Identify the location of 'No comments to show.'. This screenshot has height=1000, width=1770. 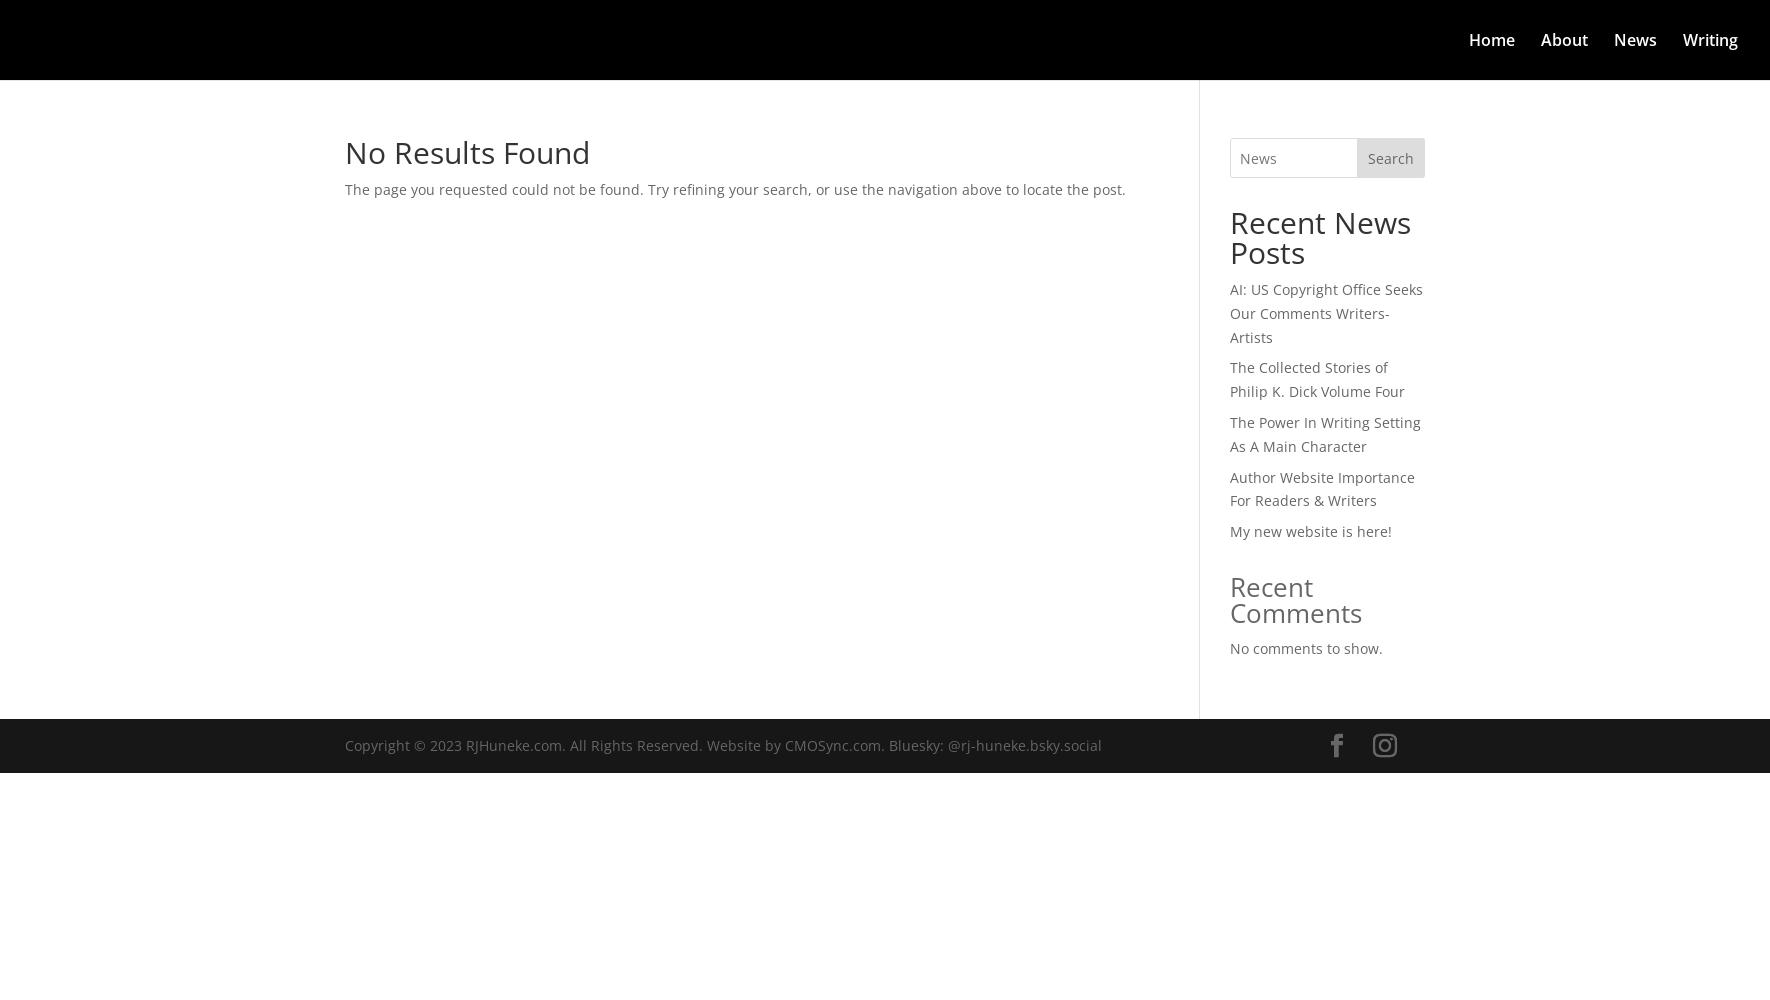
(1228, 647).